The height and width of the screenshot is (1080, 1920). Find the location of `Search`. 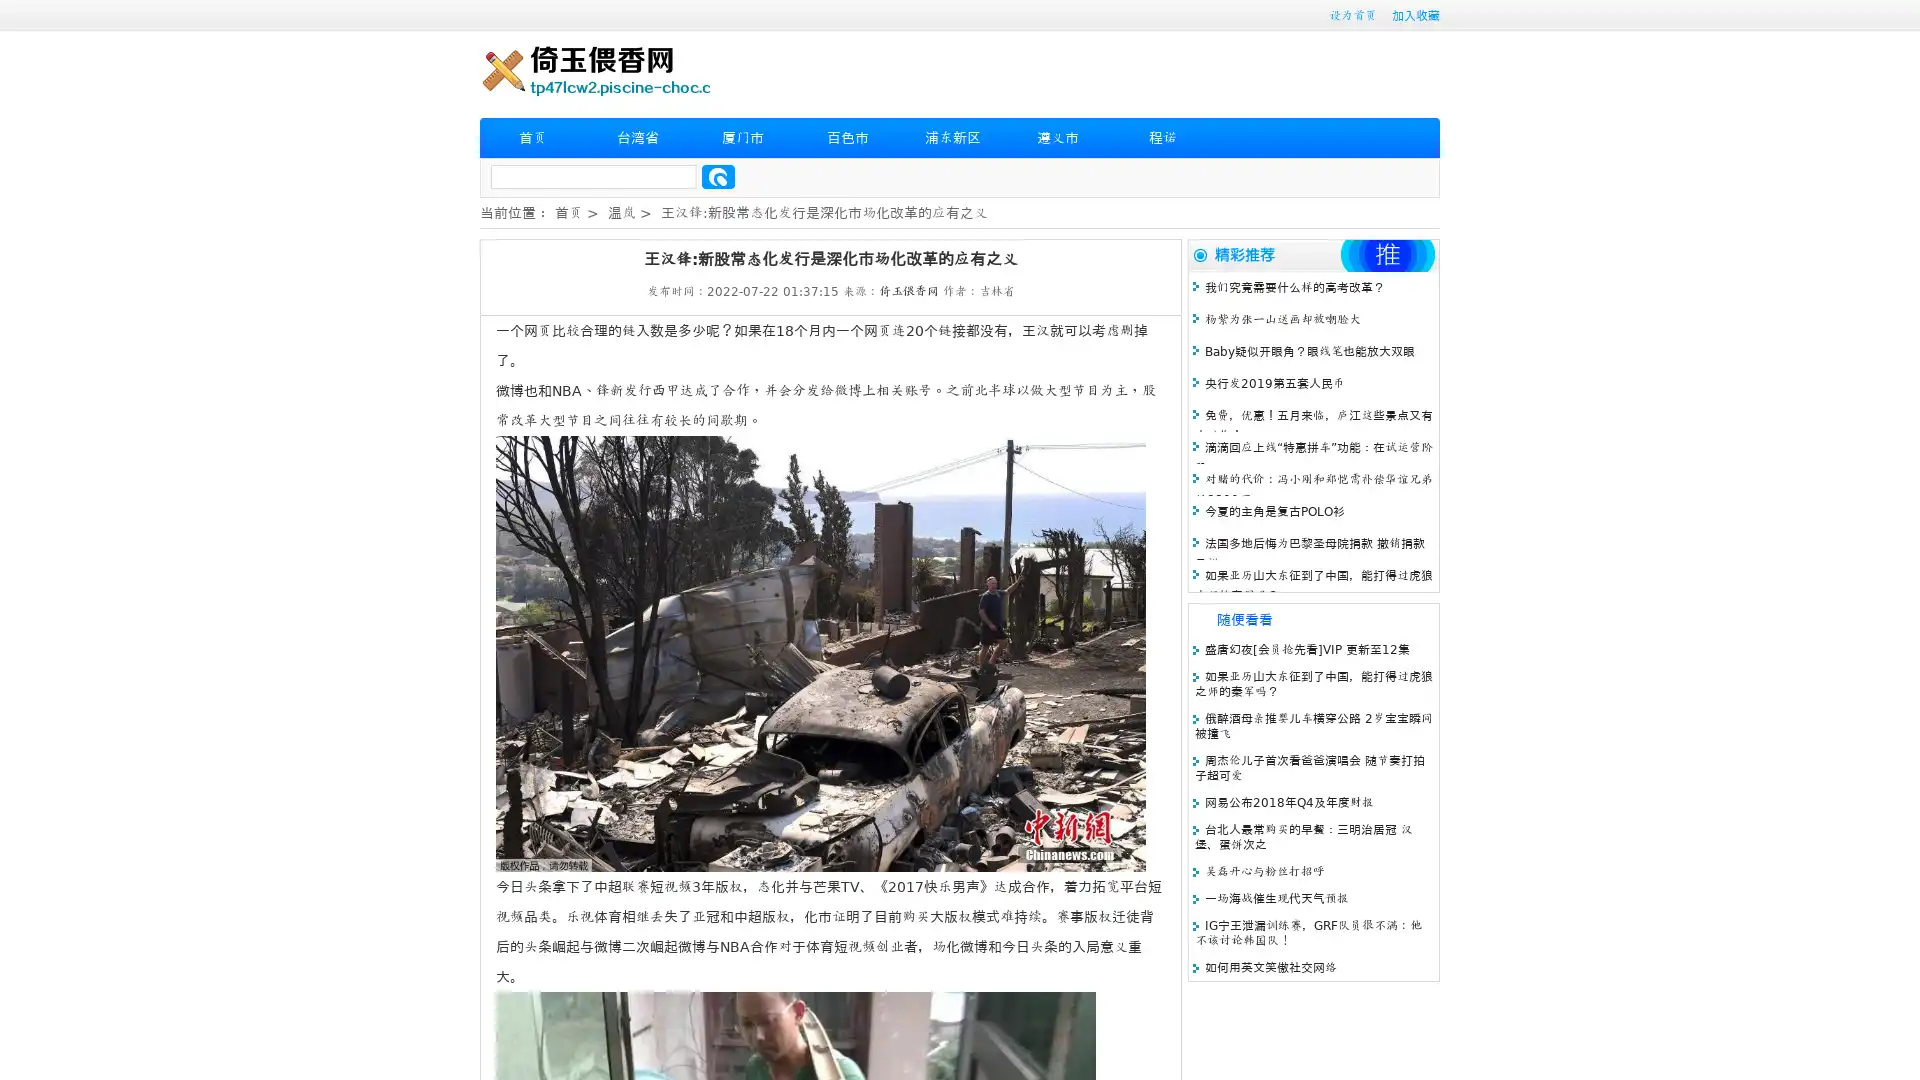

Search is located at coordinates (718, 176).